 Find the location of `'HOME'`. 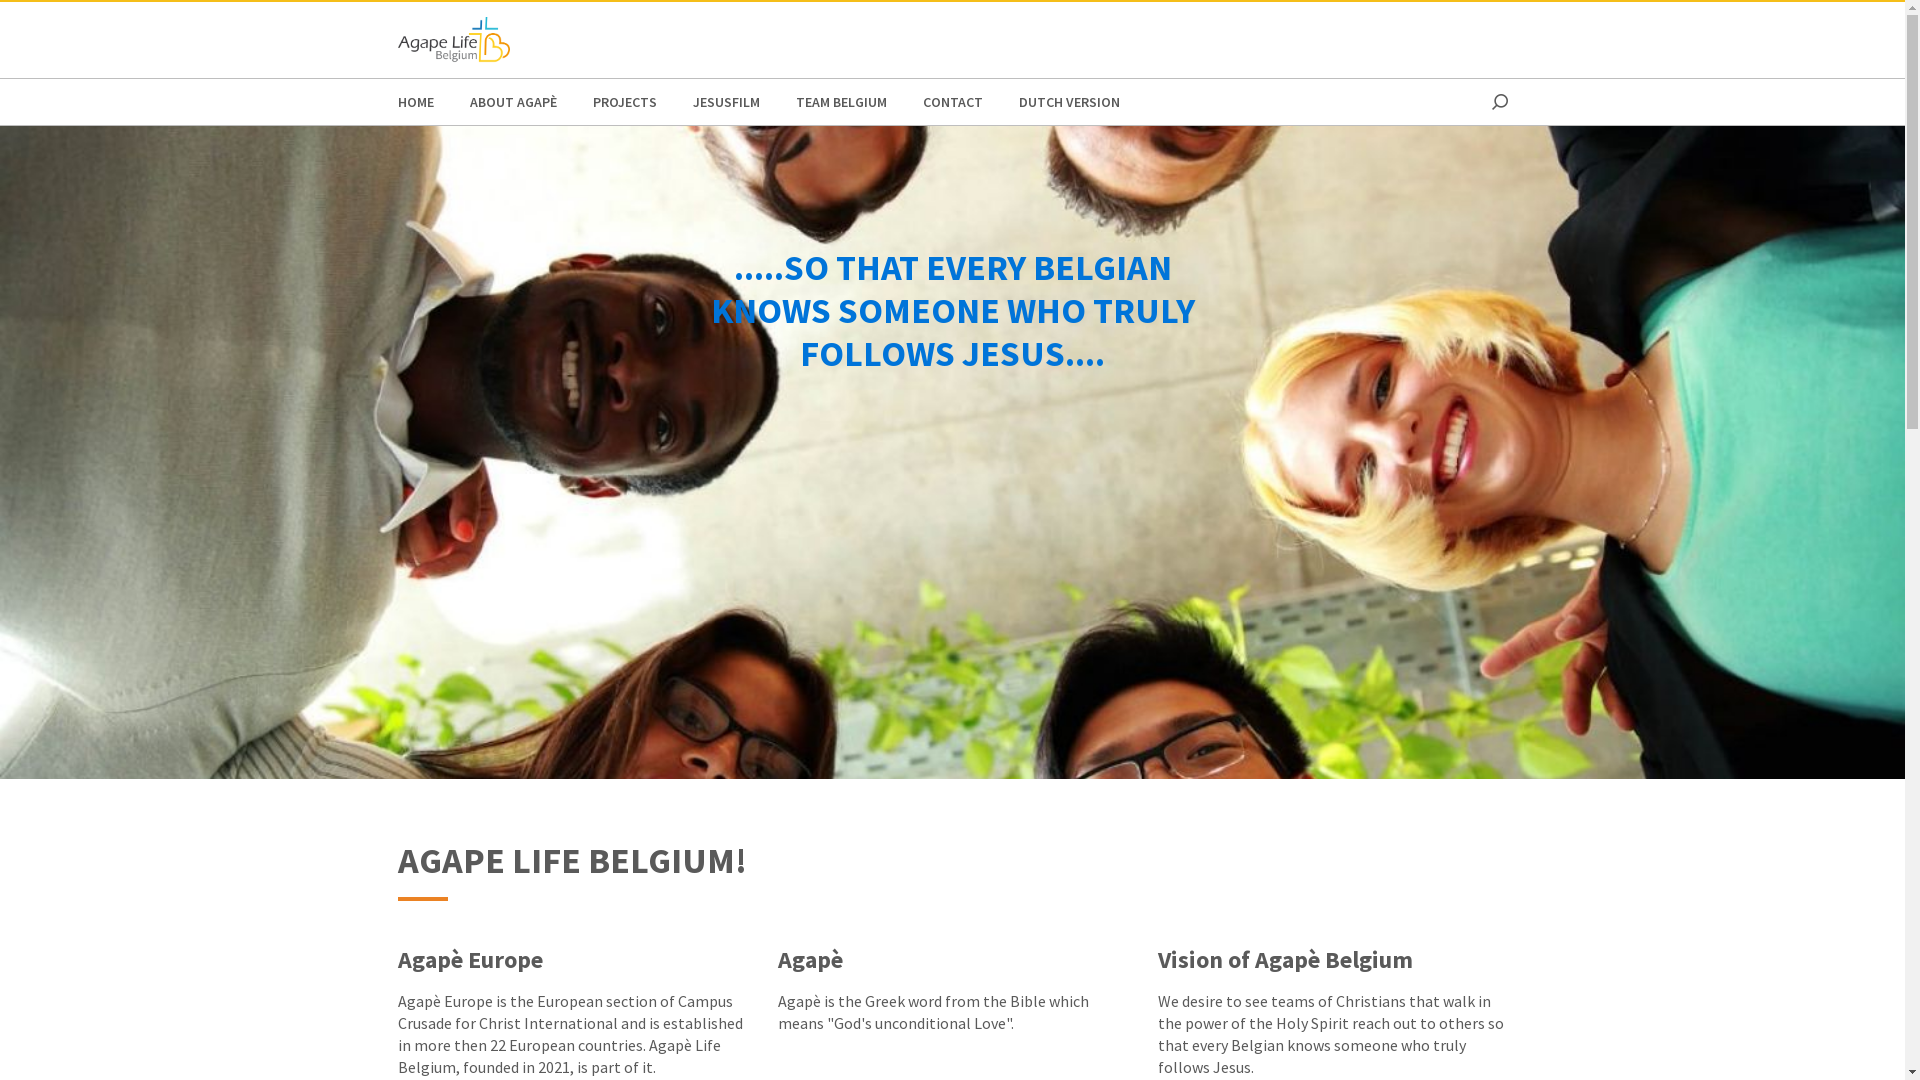

'HOME' is located at coordinates (415, 101).